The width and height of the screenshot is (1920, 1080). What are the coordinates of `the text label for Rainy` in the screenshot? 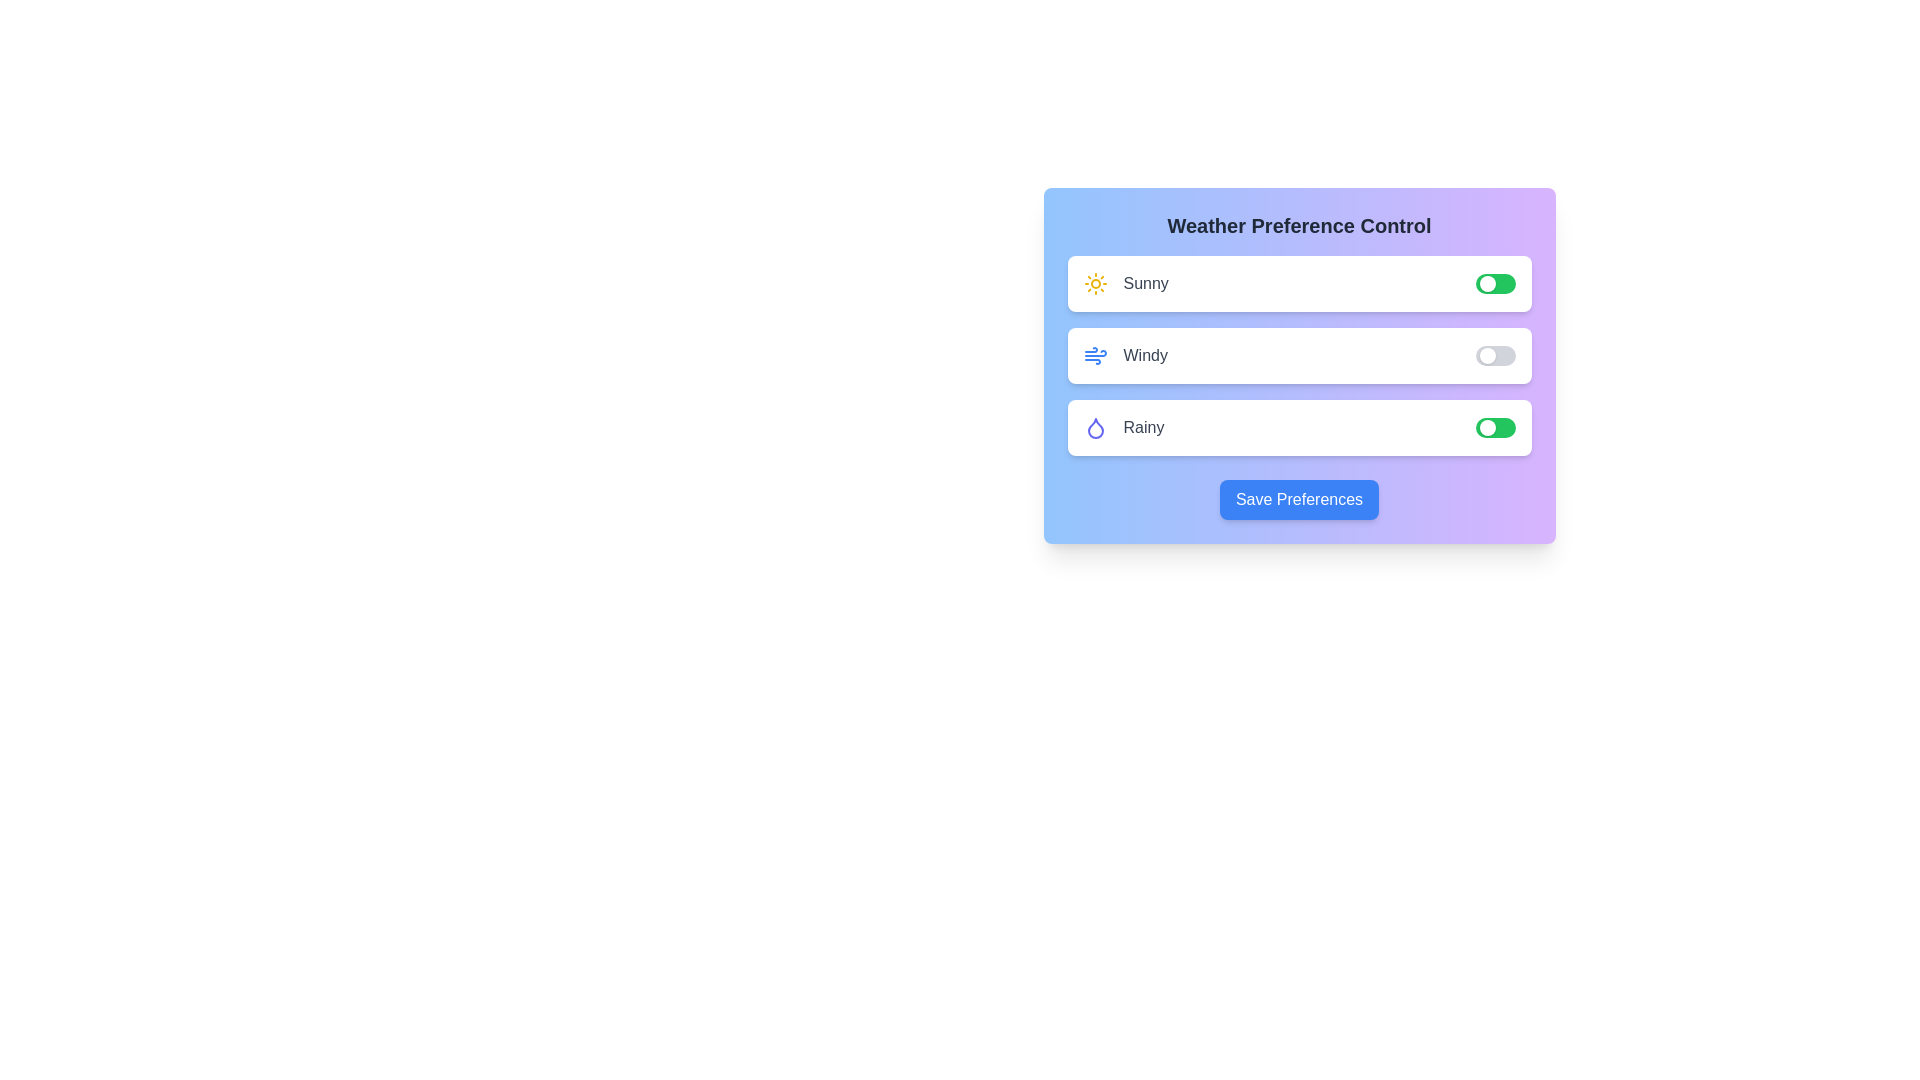 It's located at (1123, 427).